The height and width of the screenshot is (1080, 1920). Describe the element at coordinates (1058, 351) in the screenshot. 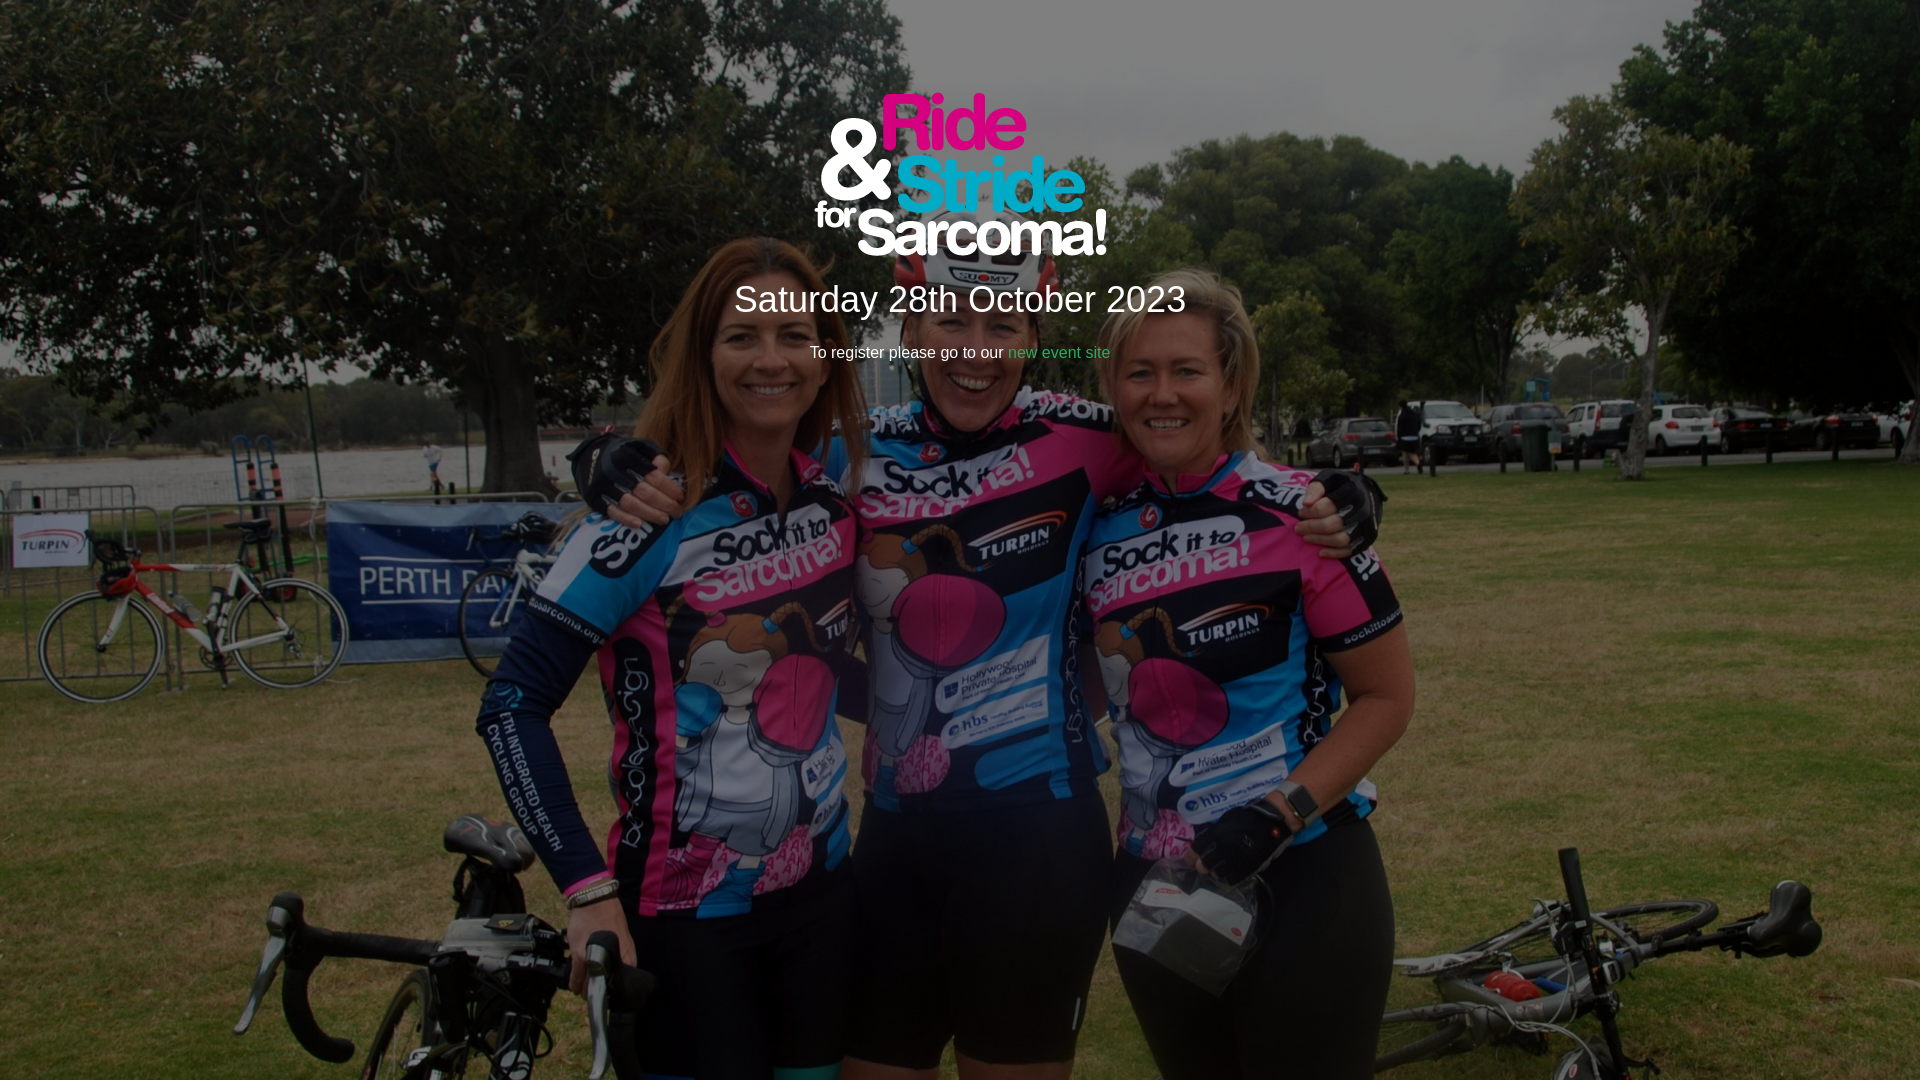

I see `'new event site'` at that location.